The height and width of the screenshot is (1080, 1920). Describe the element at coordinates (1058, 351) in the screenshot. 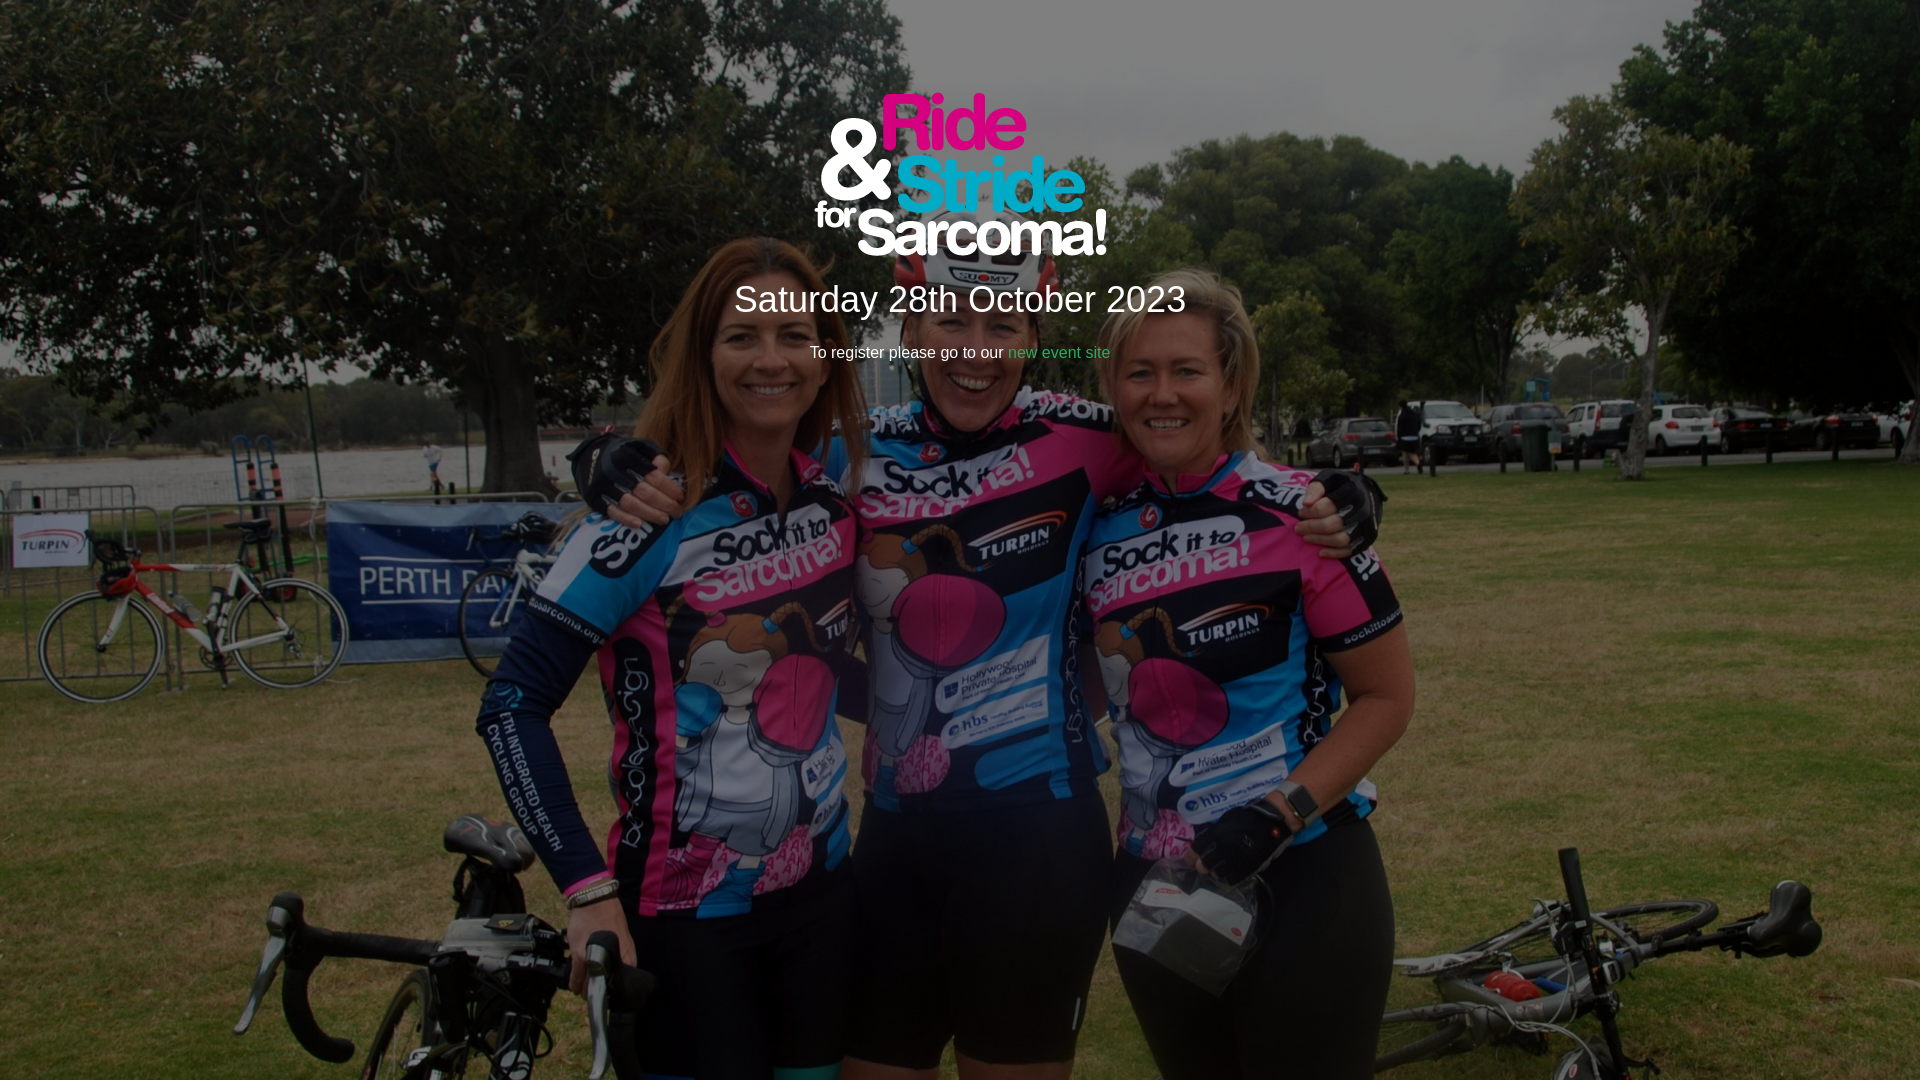

I see `'new event site'` at that location.